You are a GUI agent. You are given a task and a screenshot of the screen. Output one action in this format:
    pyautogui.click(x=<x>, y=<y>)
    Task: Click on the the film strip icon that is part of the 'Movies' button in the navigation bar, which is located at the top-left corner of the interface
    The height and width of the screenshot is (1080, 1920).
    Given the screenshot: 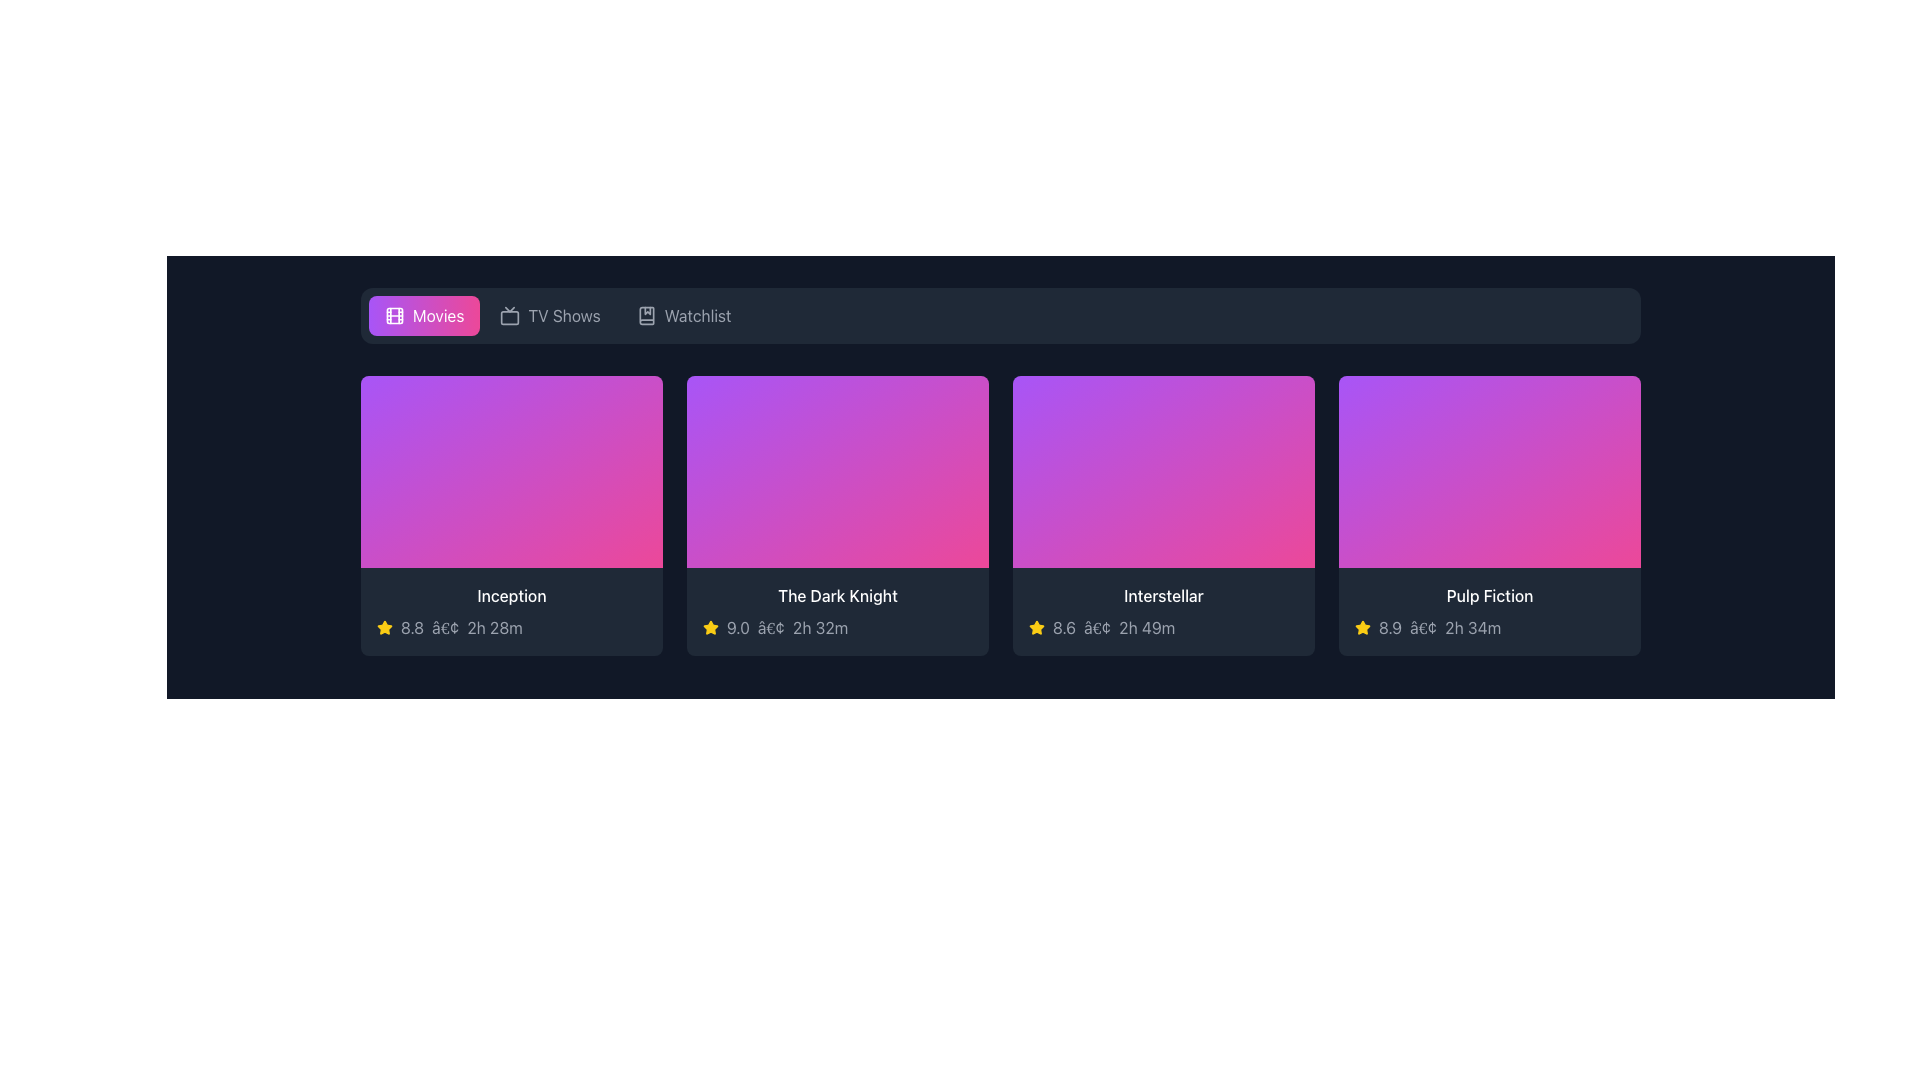 What is the action you would take?
    pyautogui.click(x=394, y=315)
    